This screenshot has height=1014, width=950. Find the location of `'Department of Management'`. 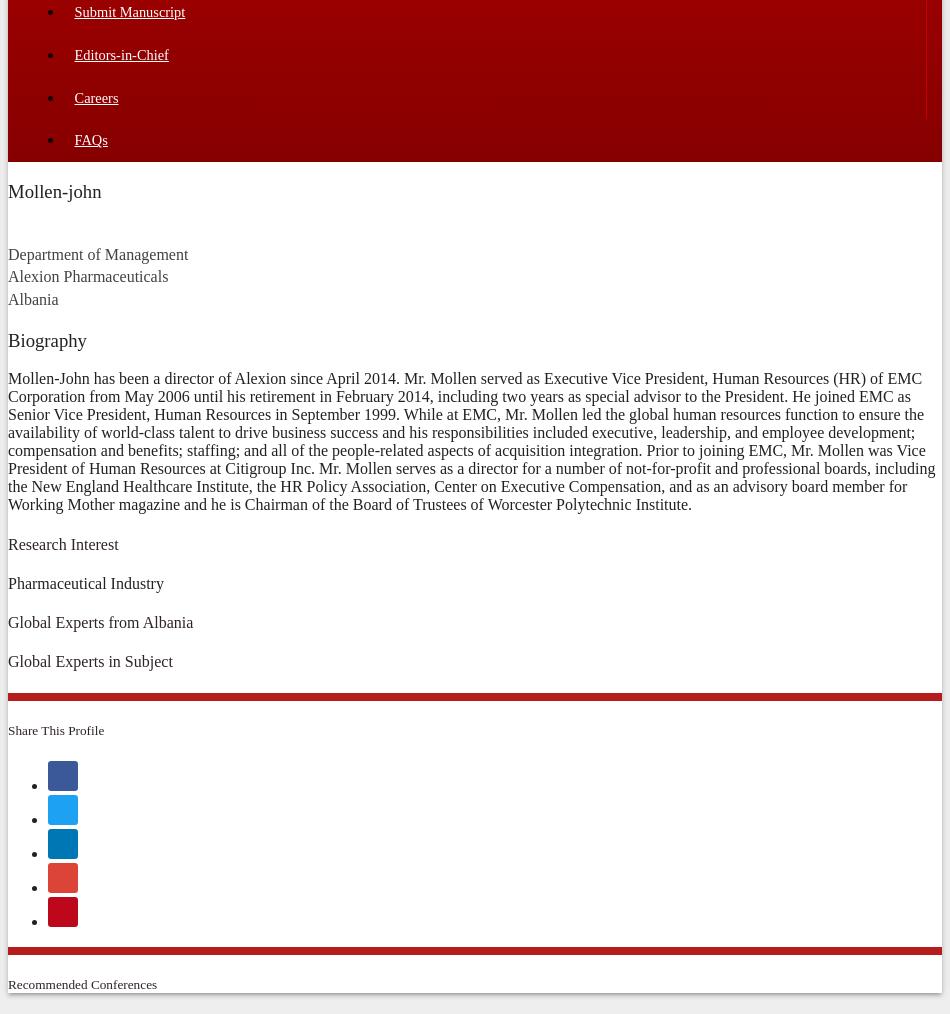

'Department of Management' is located at coordinates (98, 252).